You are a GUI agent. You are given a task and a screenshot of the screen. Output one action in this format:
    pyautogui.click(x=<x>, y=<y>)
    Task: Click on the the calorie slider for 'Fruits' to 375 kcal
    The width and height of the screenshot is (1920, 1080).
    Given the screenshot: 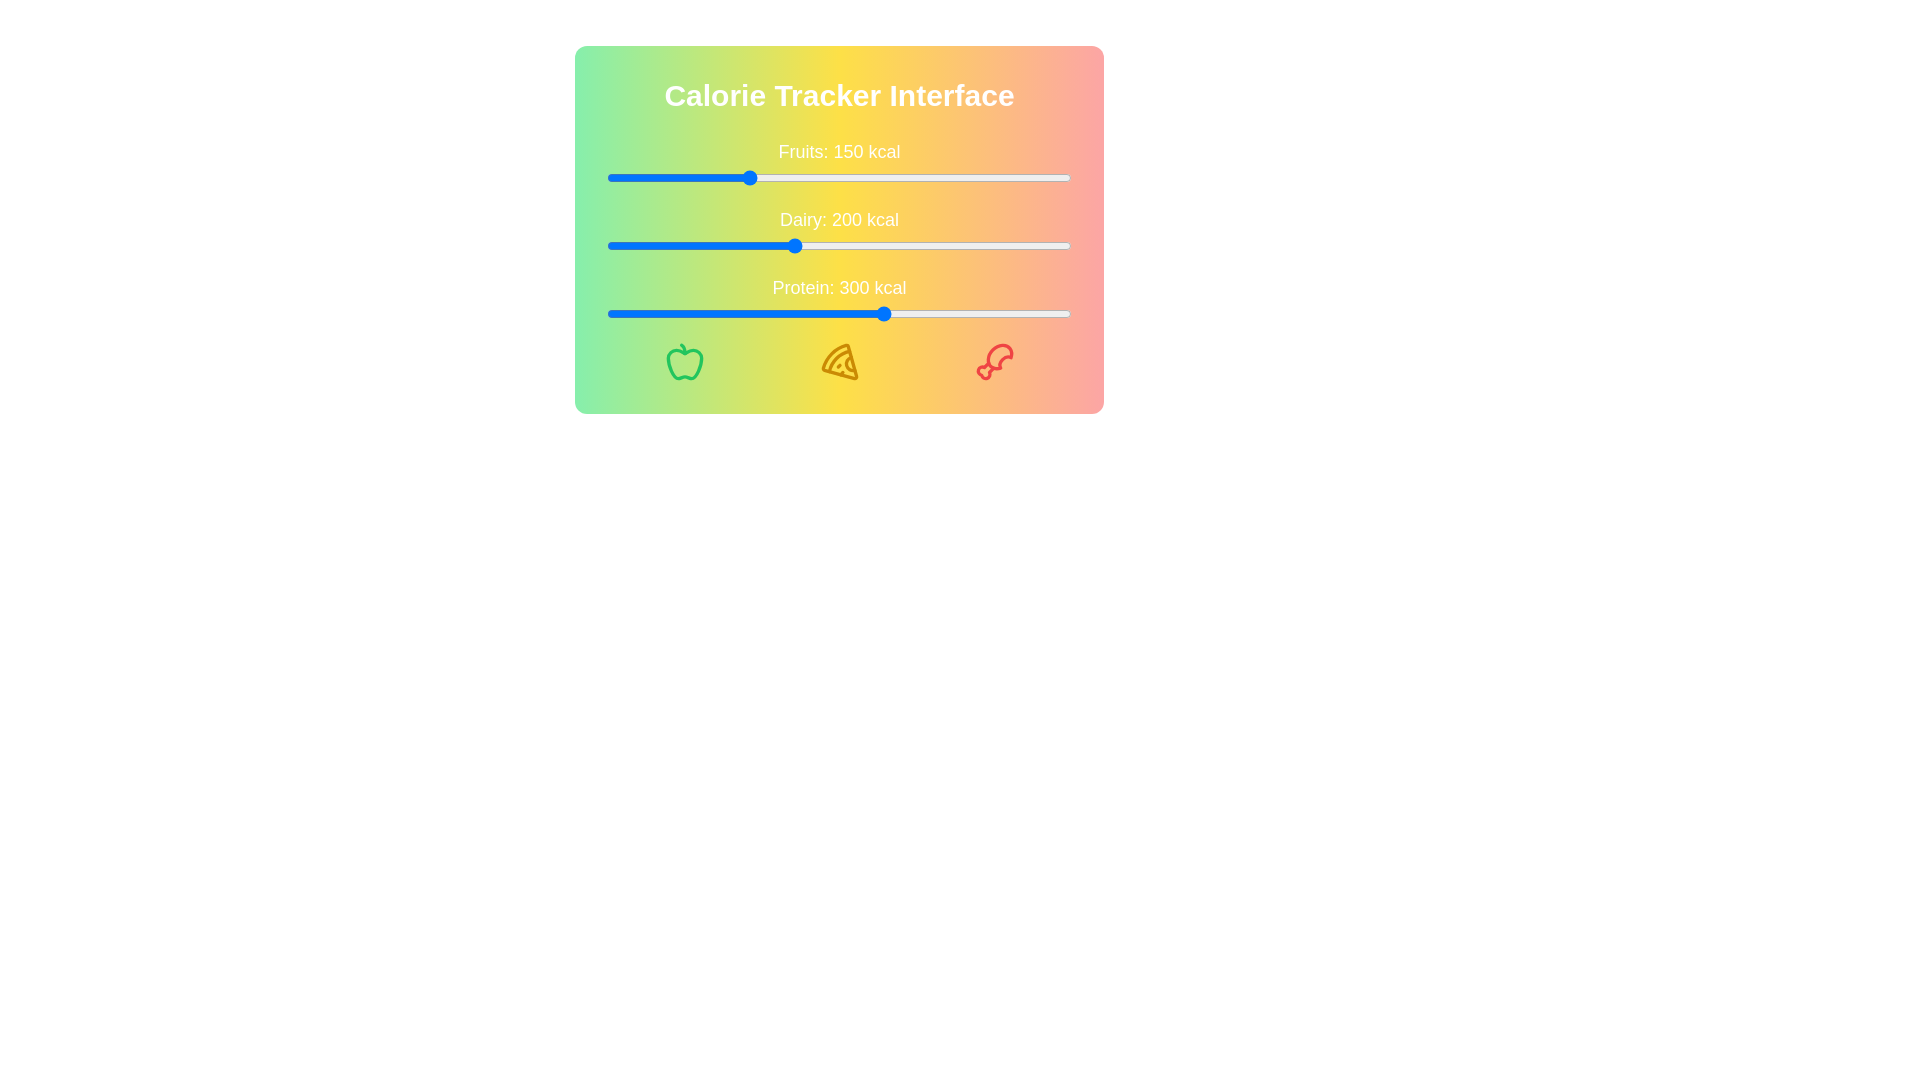 What is the action you would take?
    pyautogui.click(x=954, y=176)
    